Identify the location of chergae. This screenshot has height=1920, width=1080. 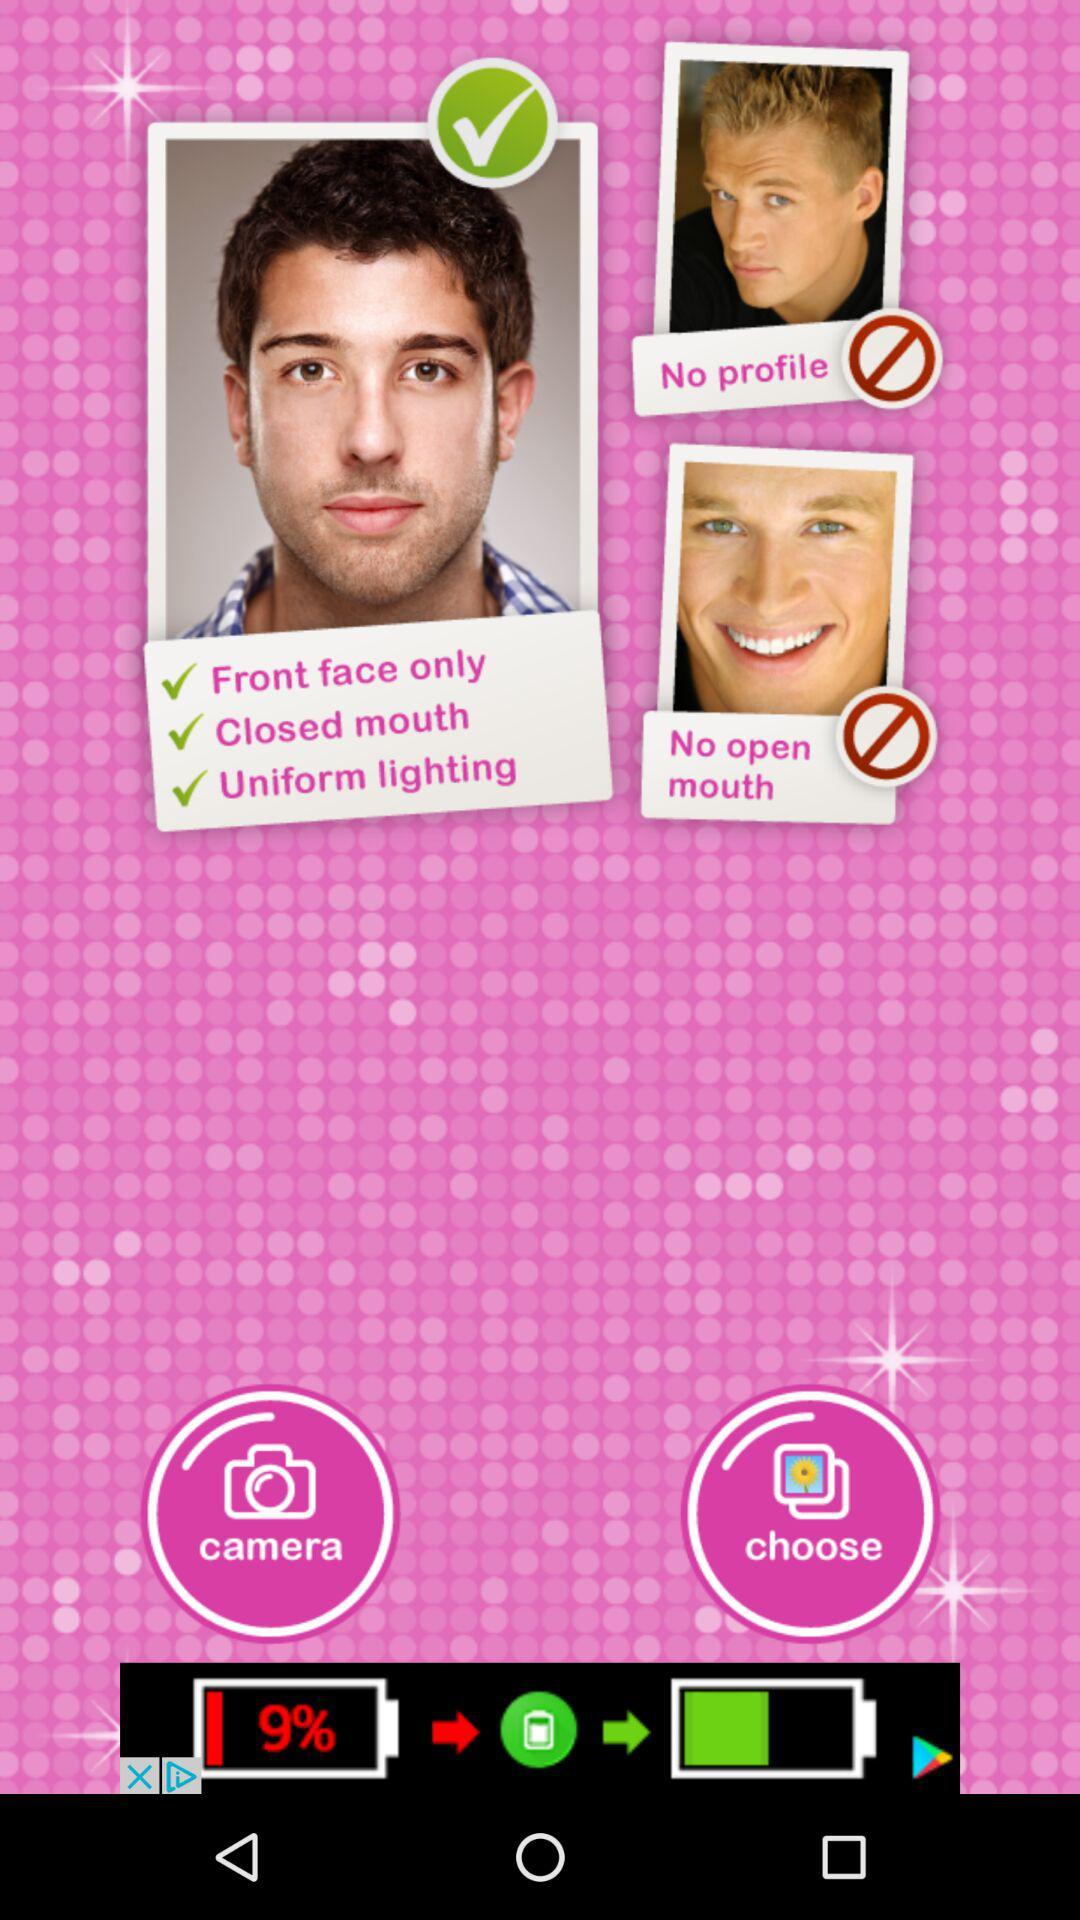
(540, 1727).